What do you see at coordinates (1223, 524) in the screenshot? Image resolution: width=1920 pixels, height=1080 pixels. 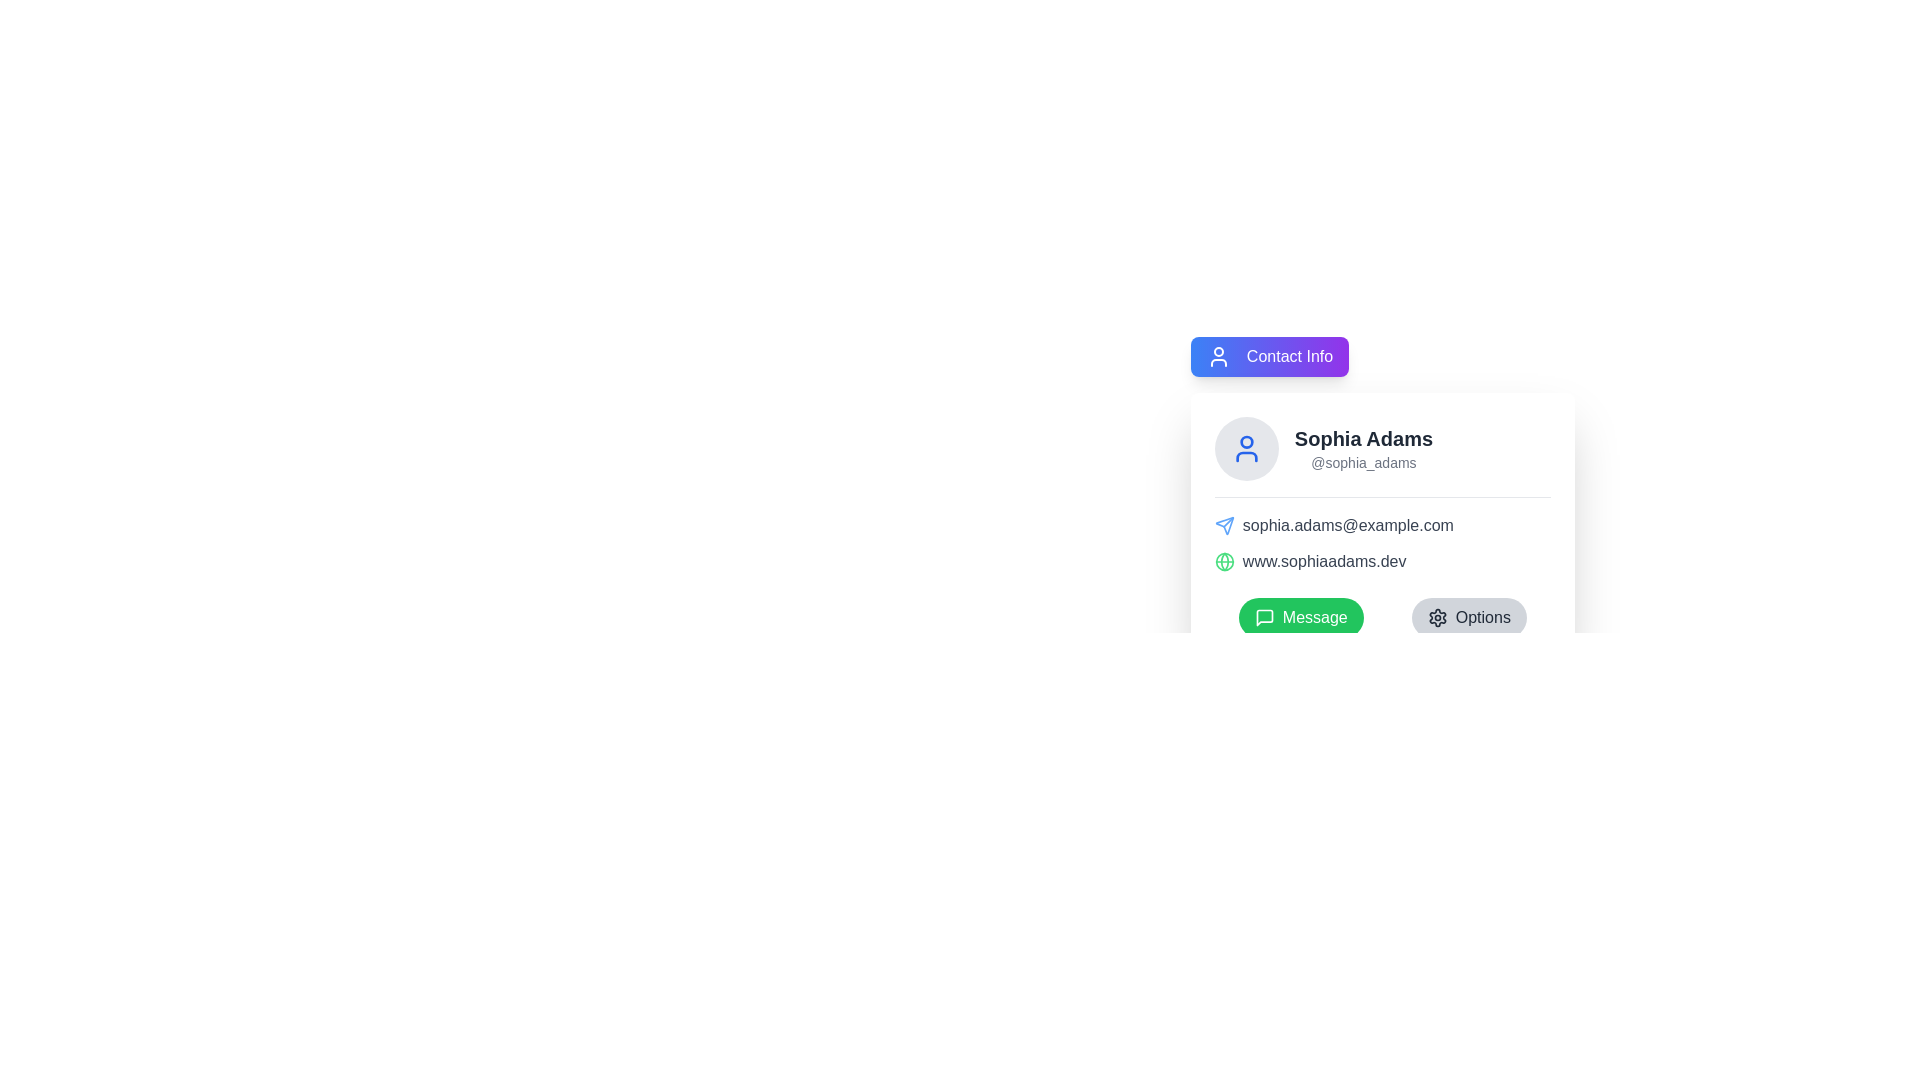 I see `the blue paper airplane icon that represents sending messages, located to the immediate left of the text 'sophia.adams@example.com'` at bounding box center [1223, 524].